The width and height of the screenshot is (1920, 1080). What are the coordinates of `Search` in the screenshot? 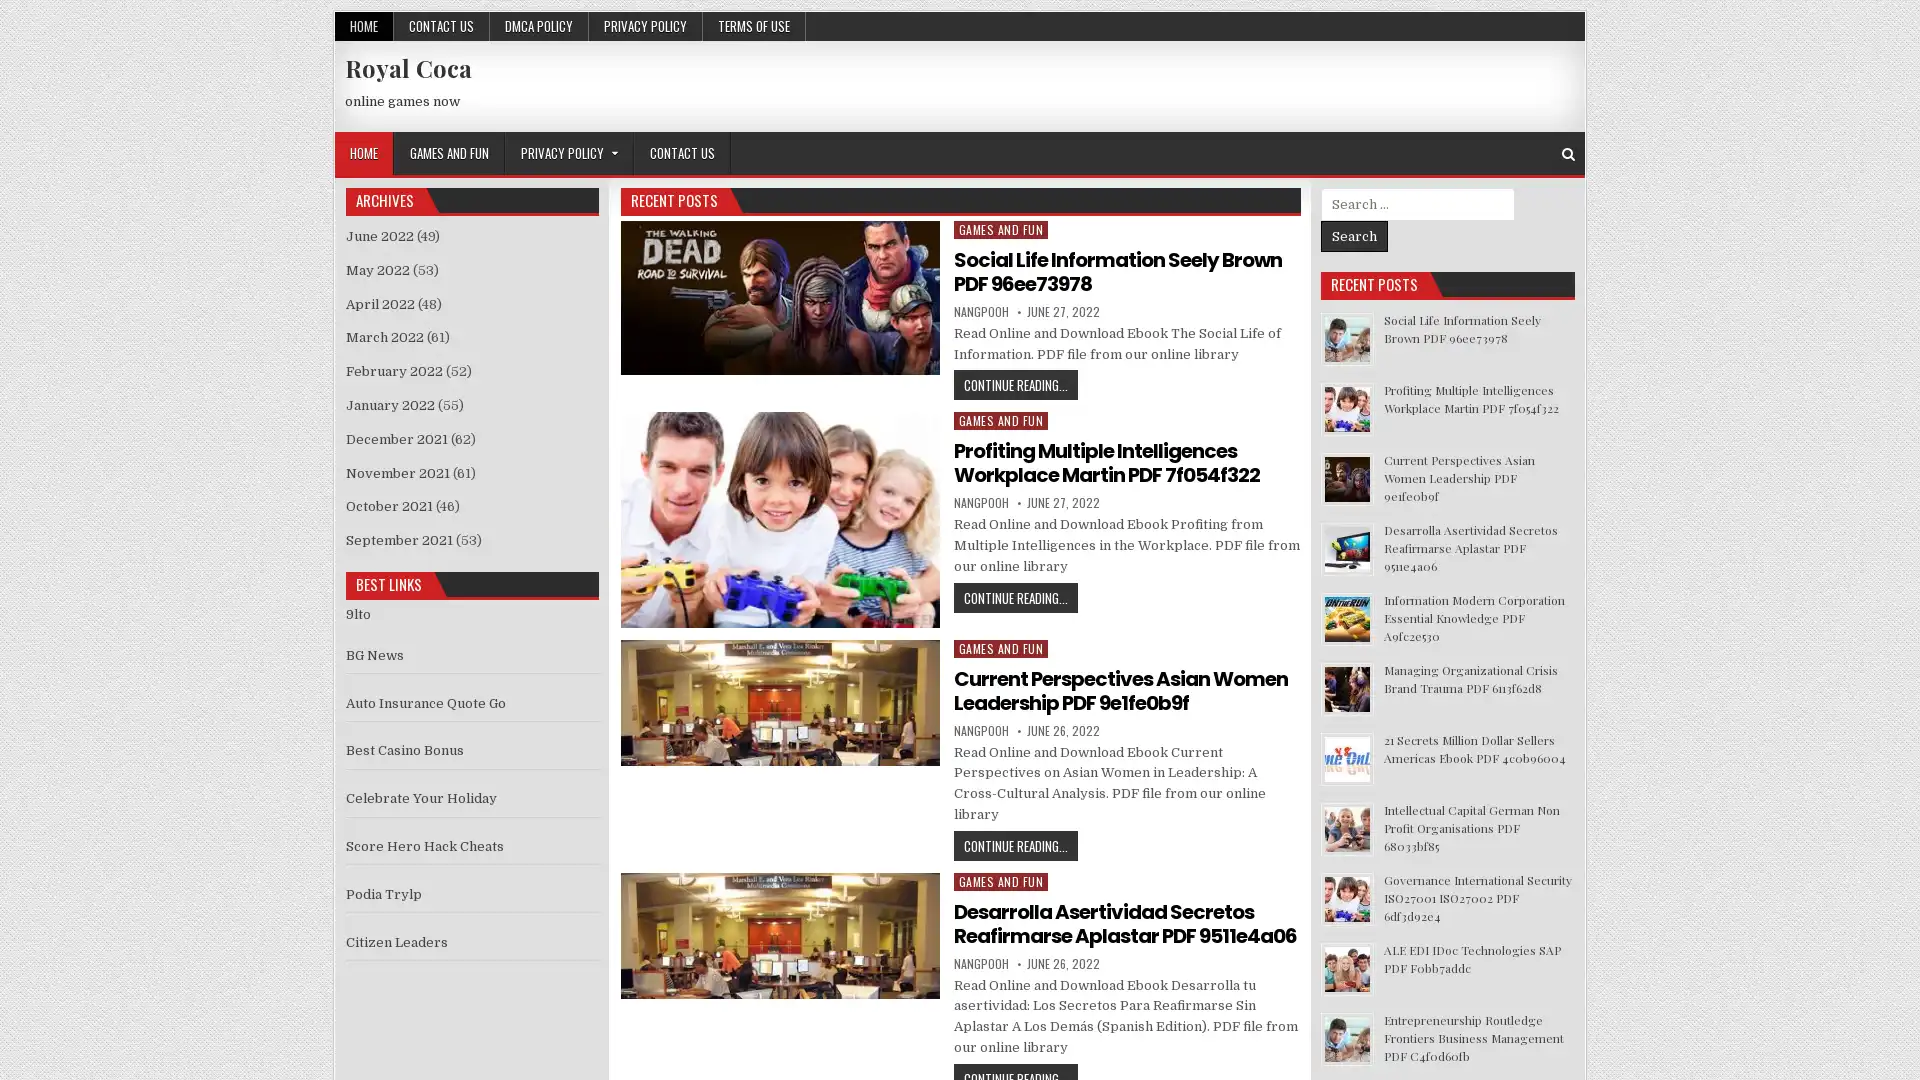 It's located at (1354, 235).